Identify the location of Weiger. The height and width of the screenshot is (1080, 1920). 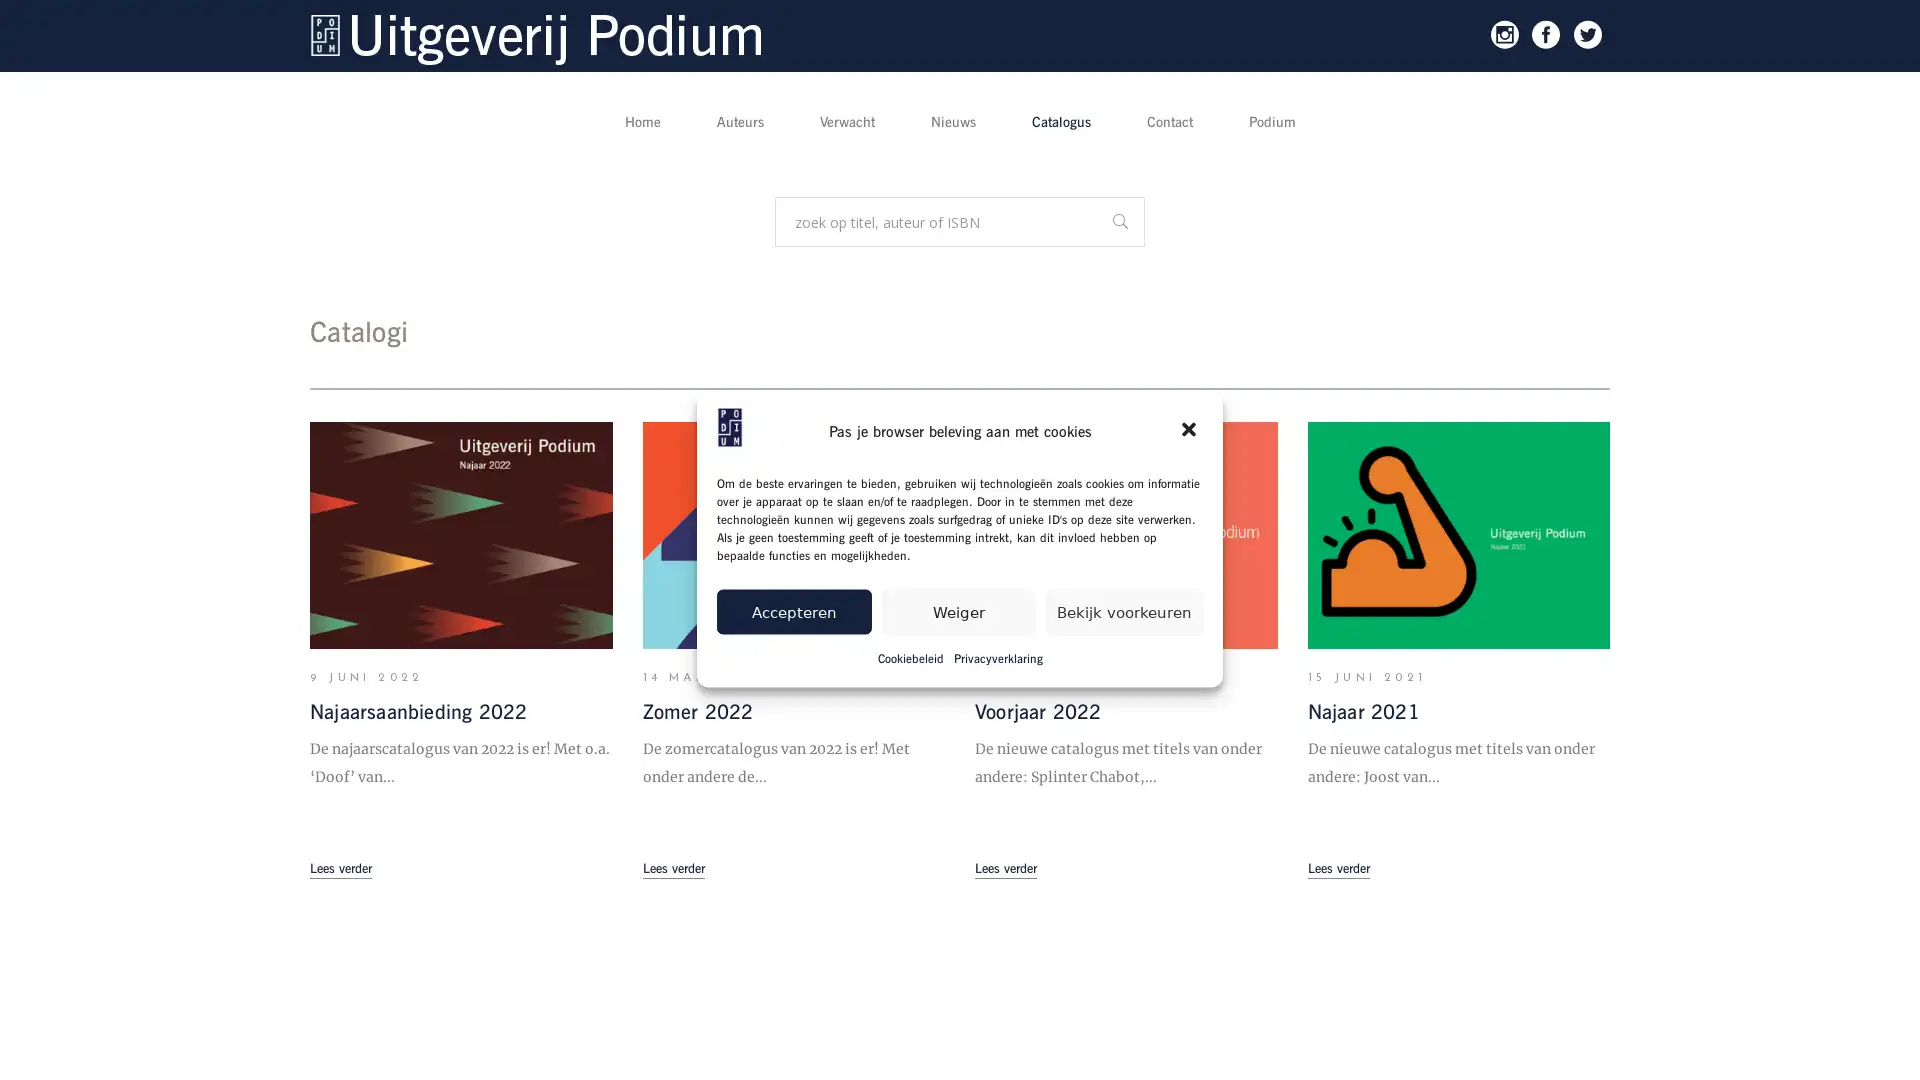
(957, 610).